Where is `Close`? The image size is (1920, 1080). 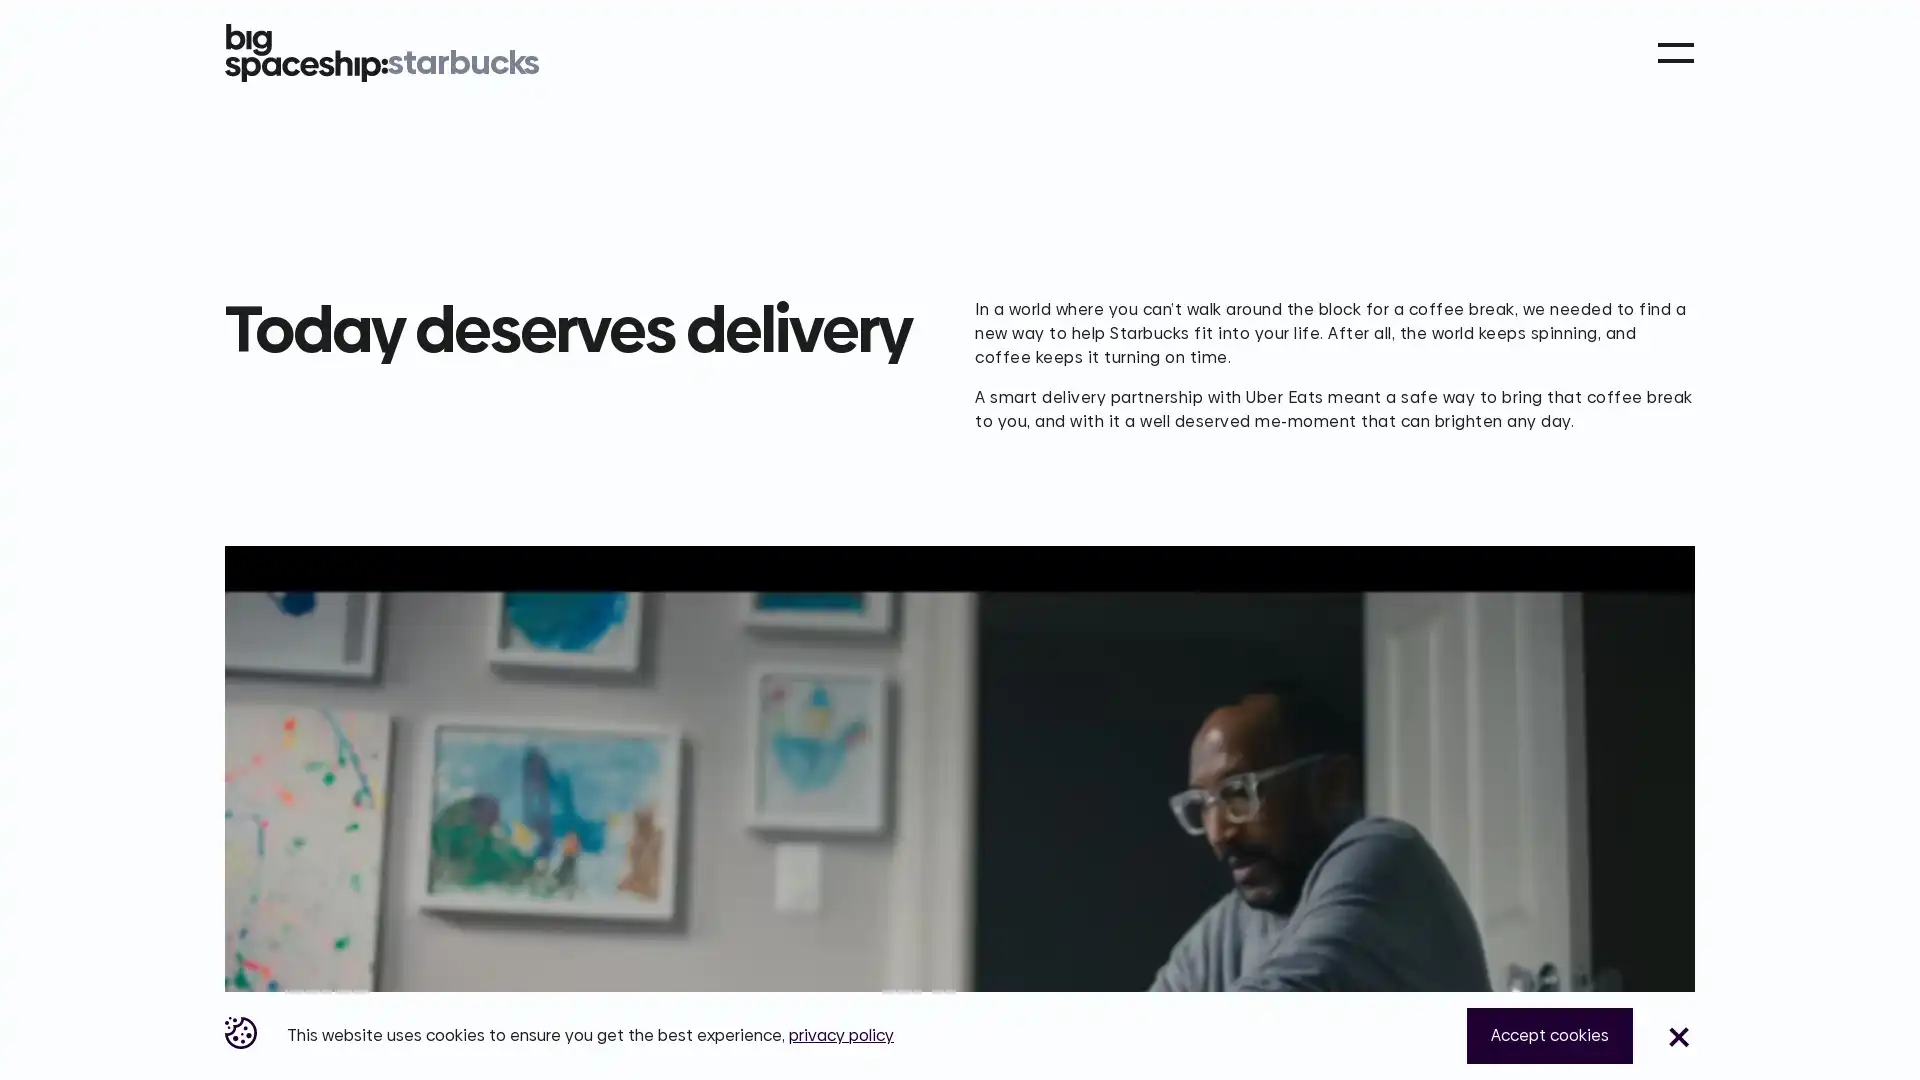 Close is located at coordinates (1679, 1036).